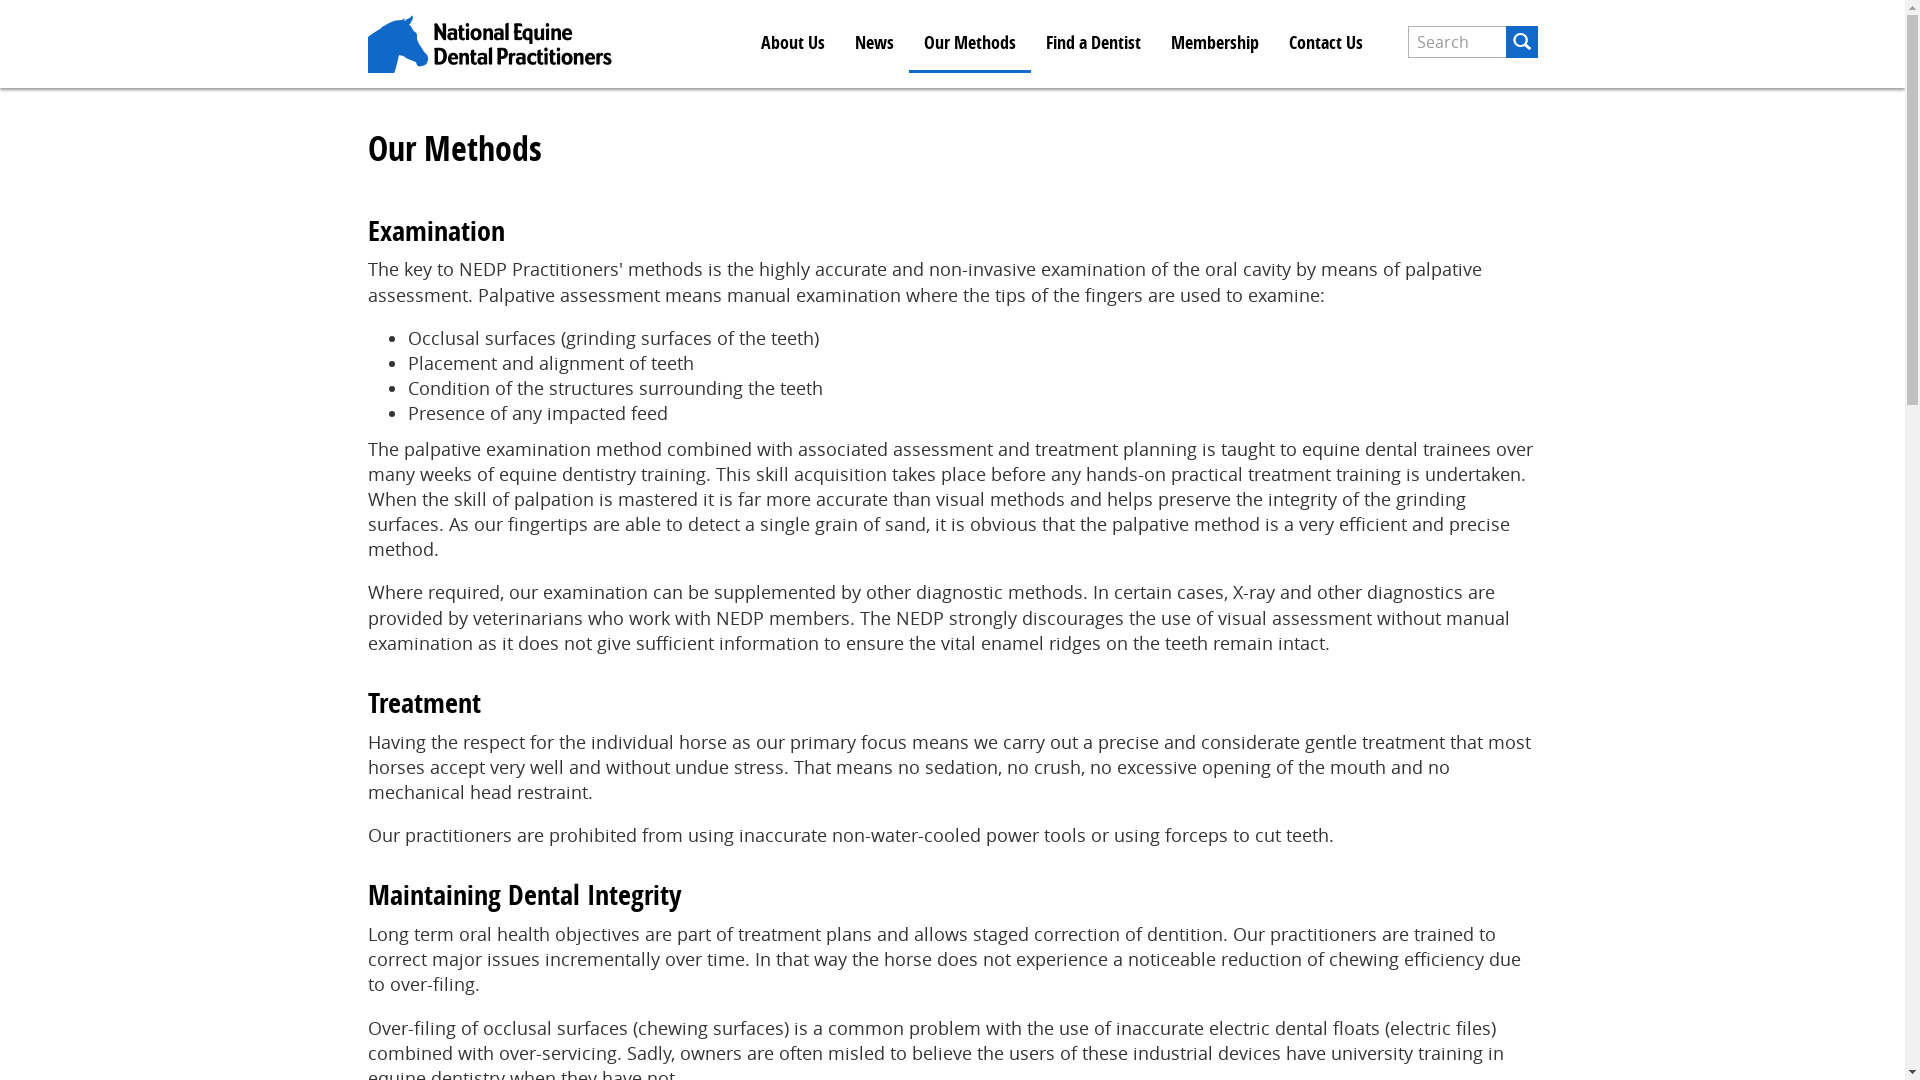 This screenshot has height=1080, width=1920. What do you see at coordinates (906, 43) in the screenshot?
I see `'Our Methods'` at bounding box center [906, 43].